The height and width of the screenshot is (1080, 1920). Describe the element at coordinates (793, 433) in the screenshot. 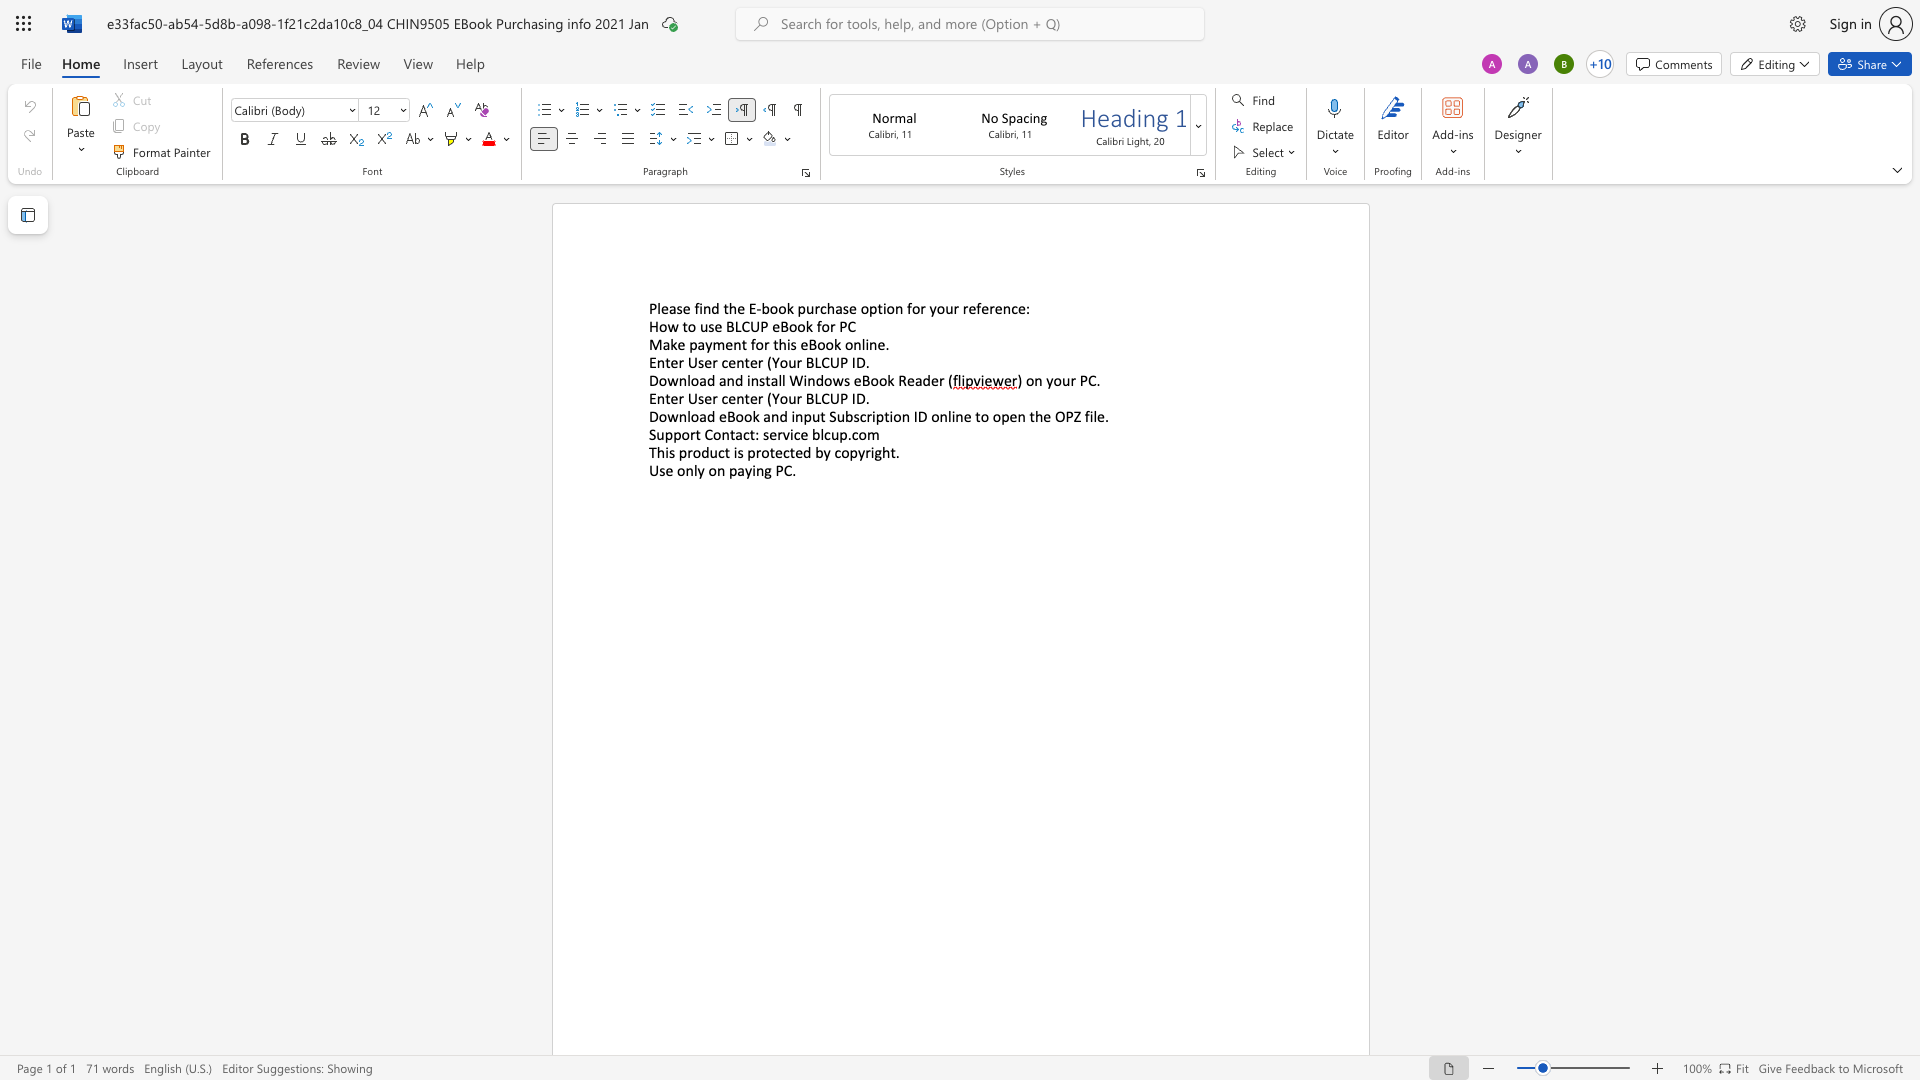

I see `the space between the continuous character "i" and "c" in the text` at that location.